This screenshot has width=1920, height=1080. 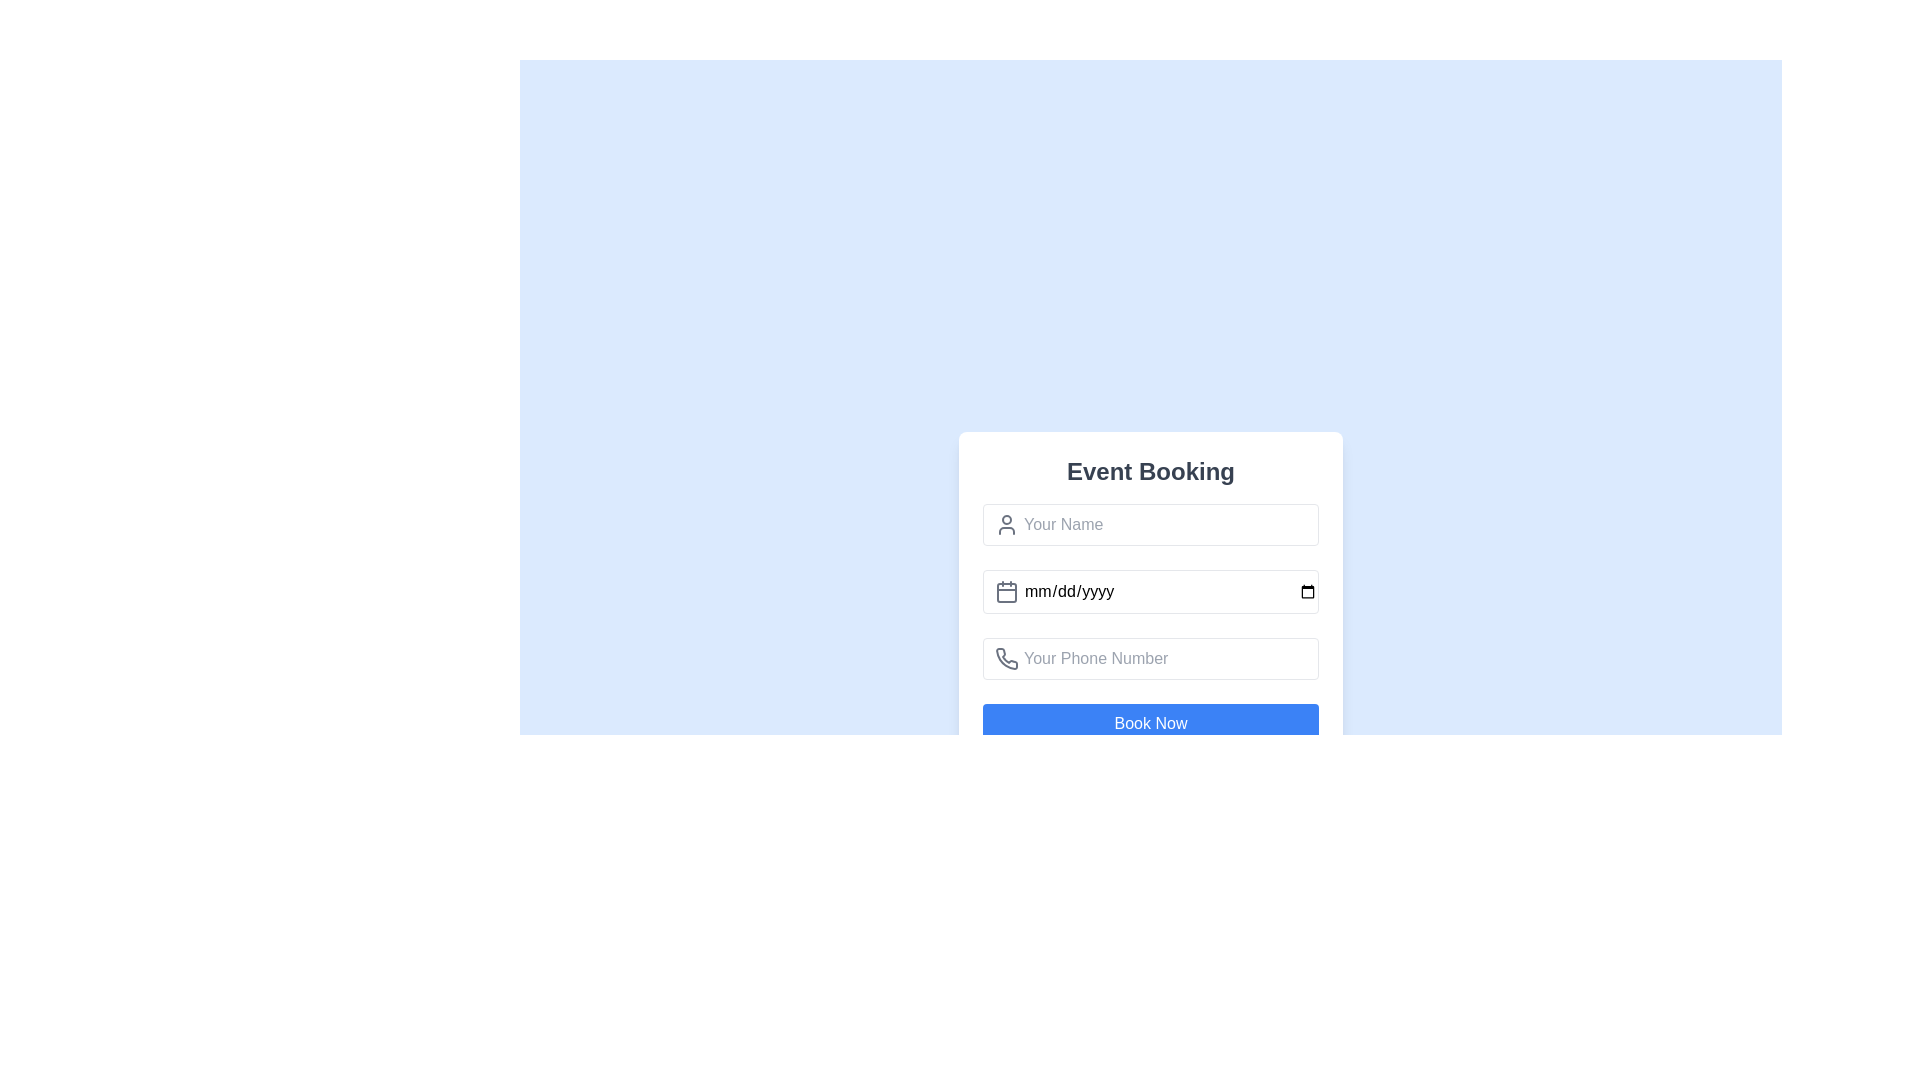 I want to click on the phone number input field to focus on it, which is located below the date input field and above the 'Book Now' button, so click(x=1151, y=659).